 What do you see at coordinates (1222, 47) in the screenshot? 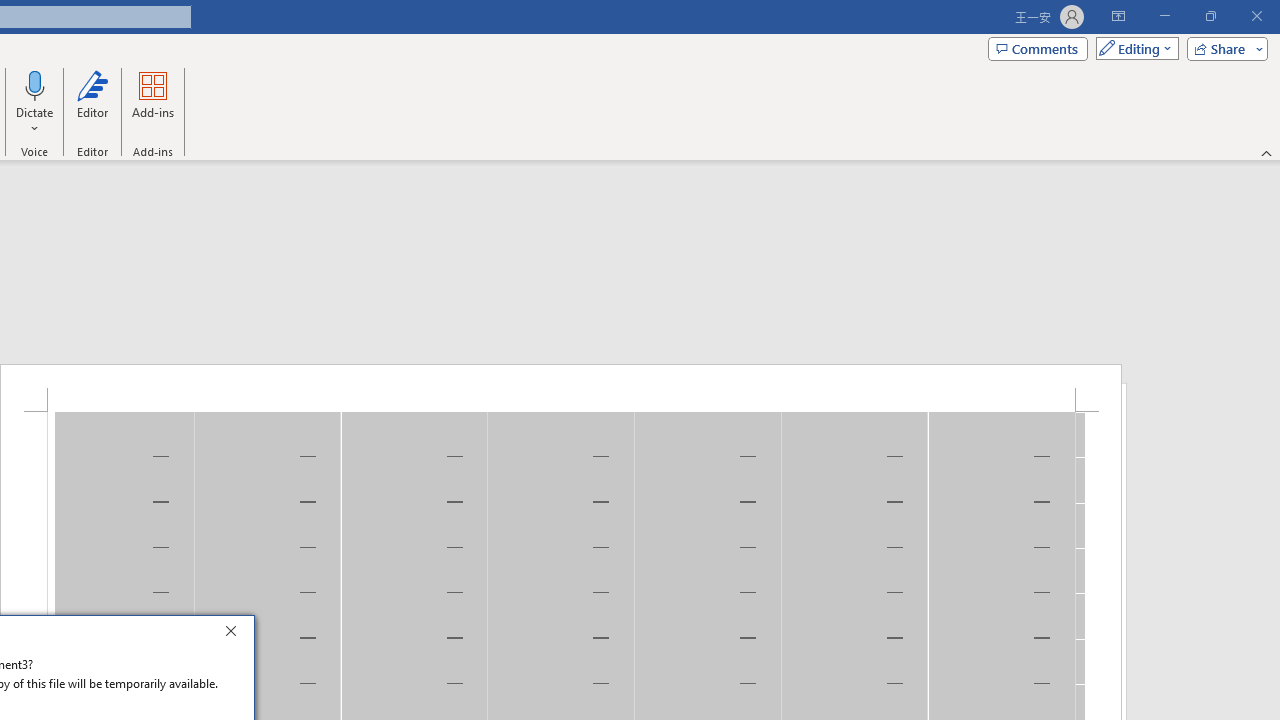
I see `'Share'` at bounding box center [1222, 47].